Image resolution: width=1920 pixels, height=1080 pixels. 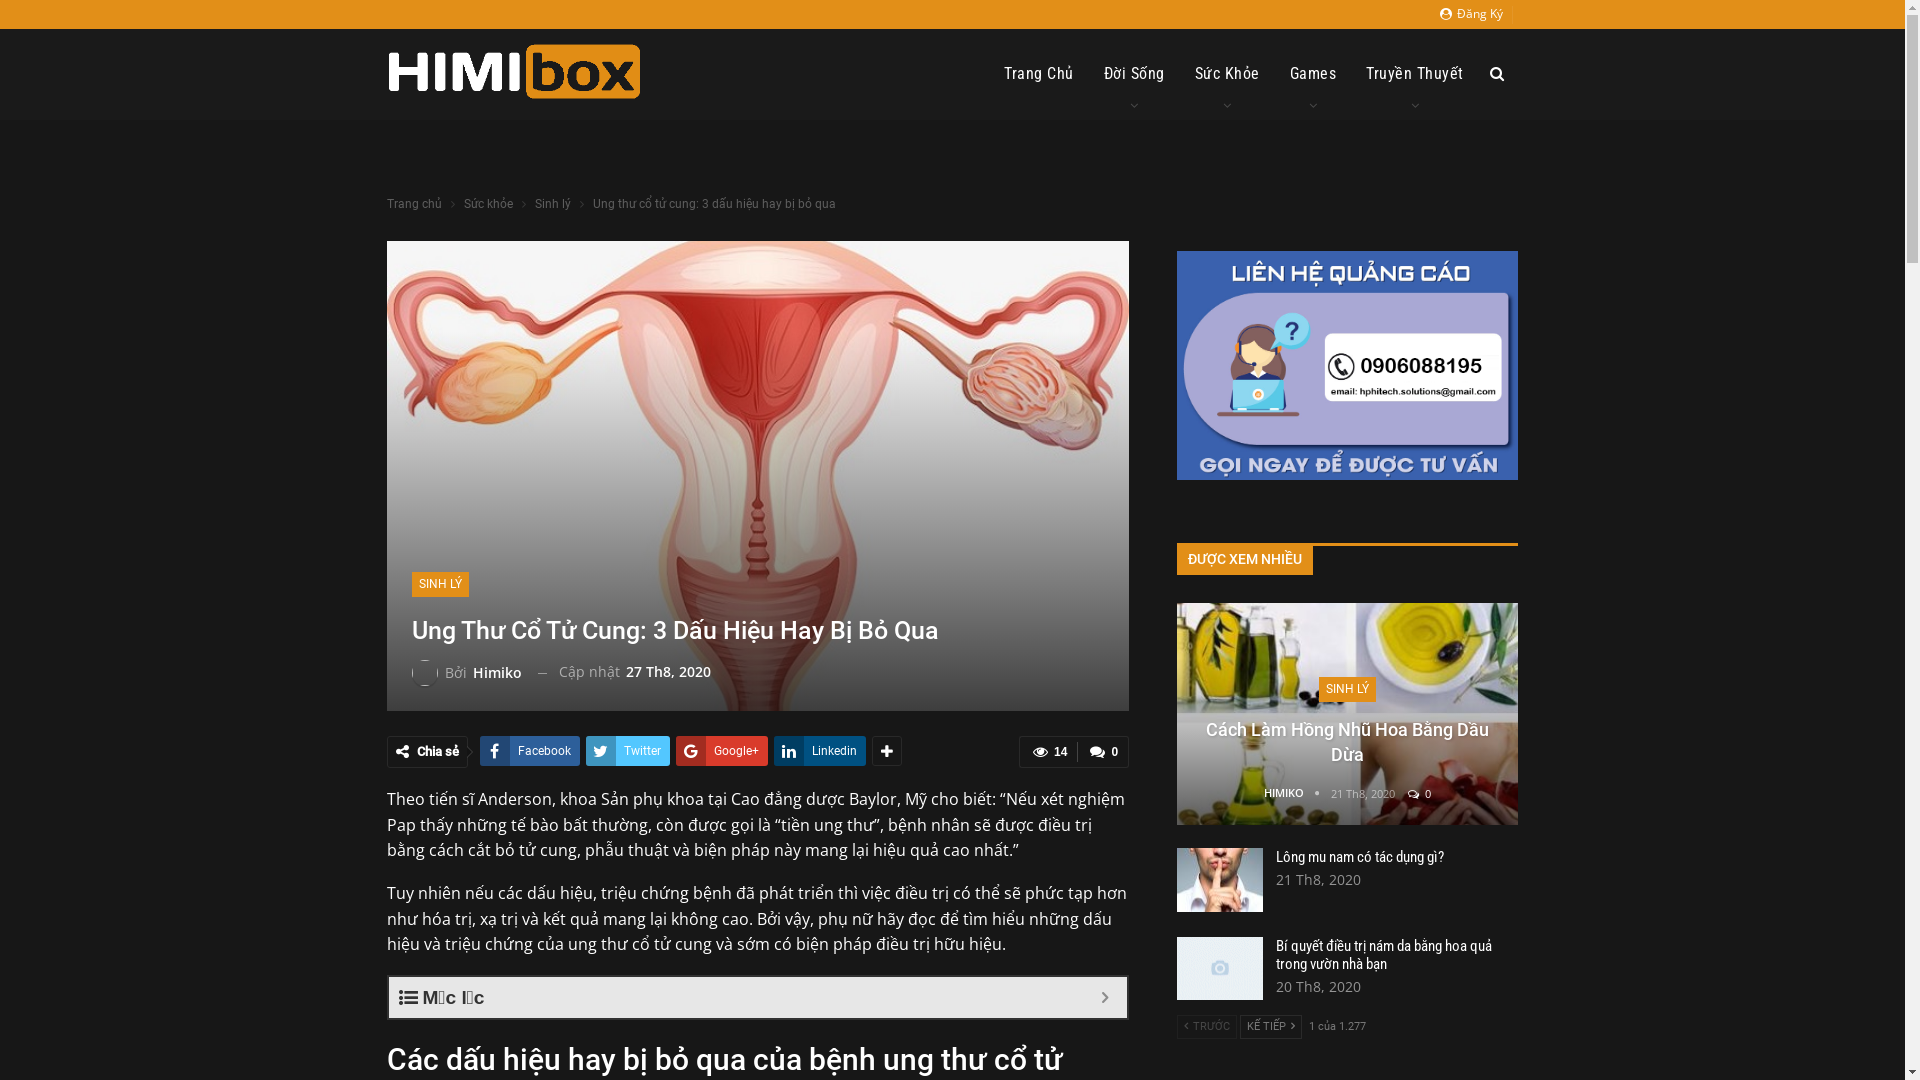 I want to click on 'Linkedin', so click(x=820, y=751).